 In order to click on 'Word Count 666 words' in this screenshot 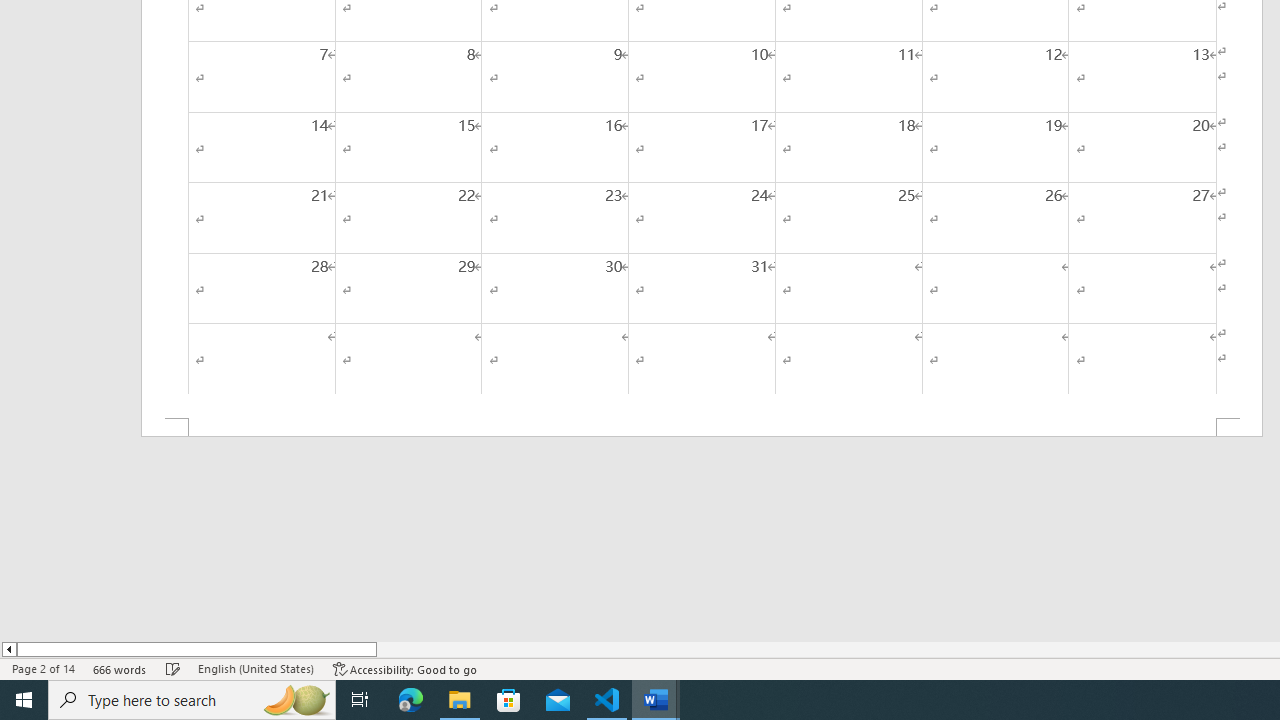, I will do `click(119, 669)`.